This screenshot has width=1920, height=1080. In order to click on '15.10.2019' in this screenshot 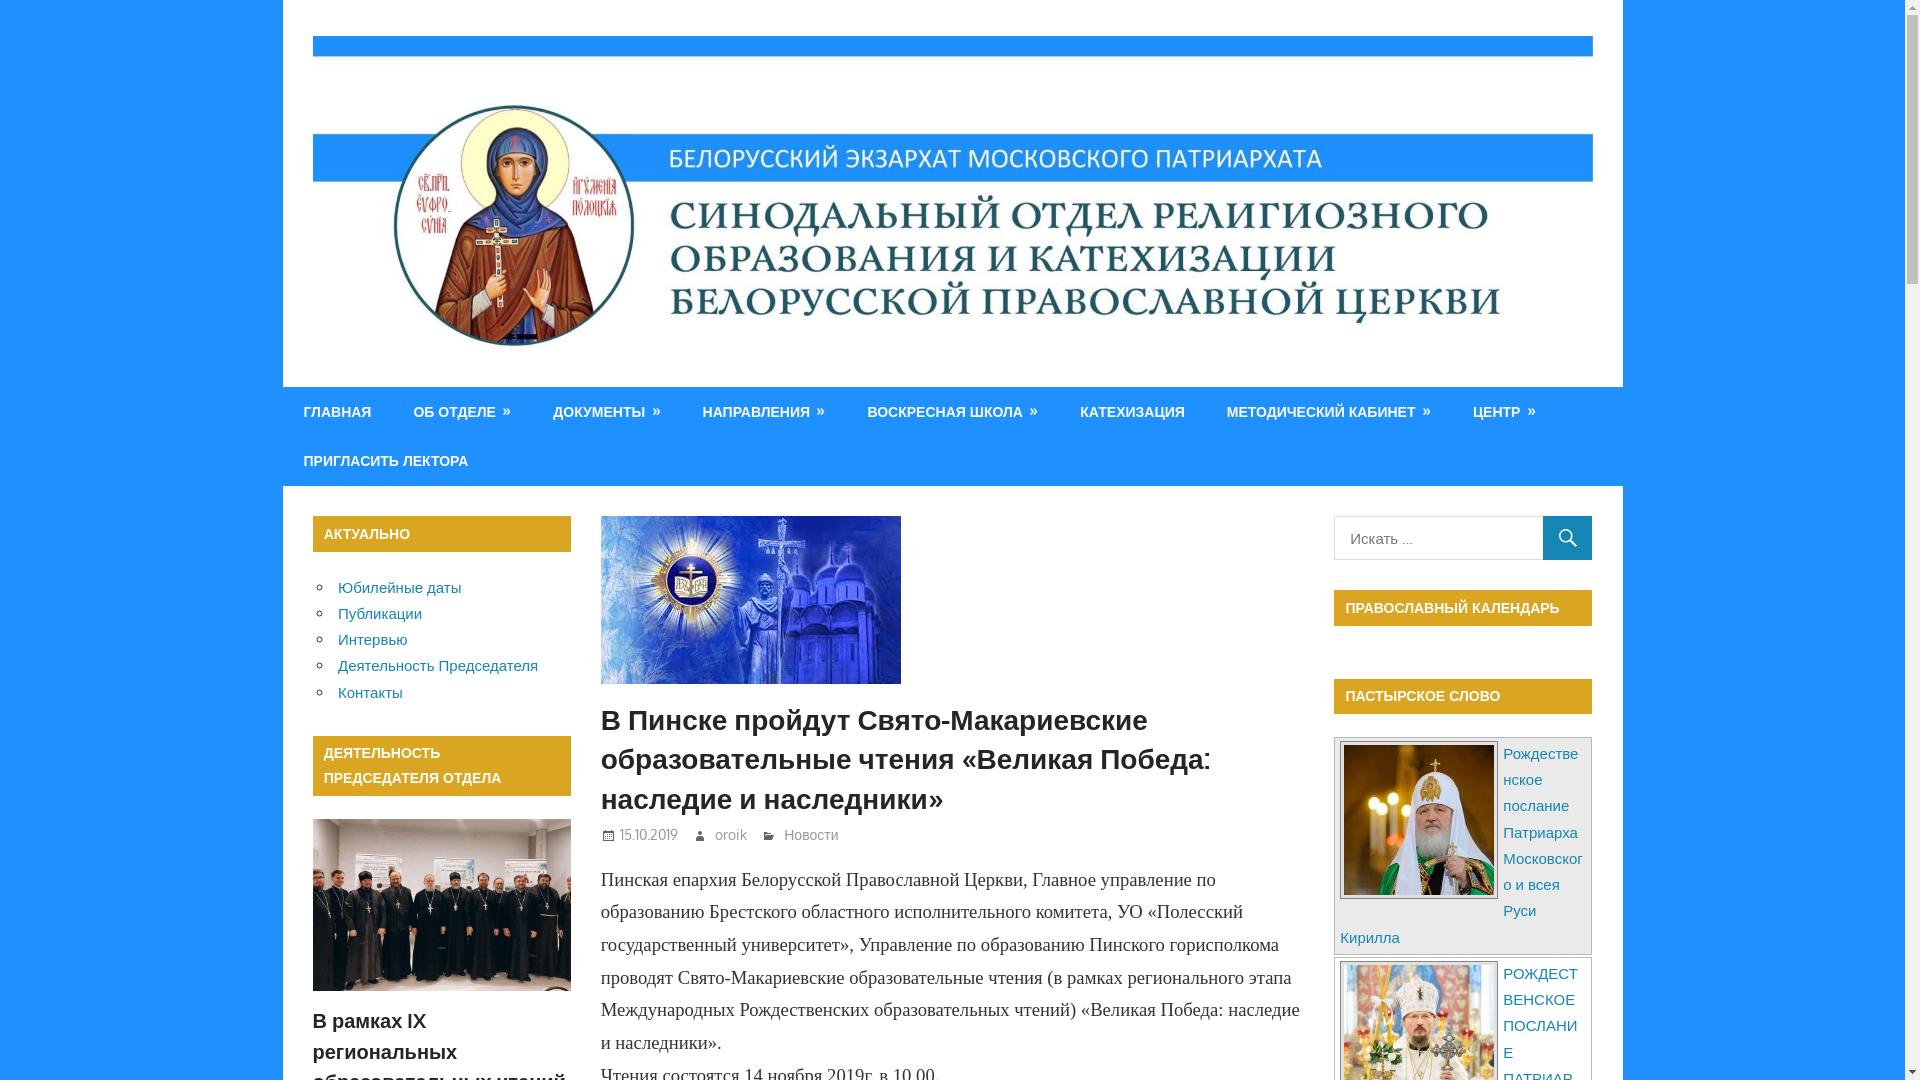, I will do `click(648, 834)`.